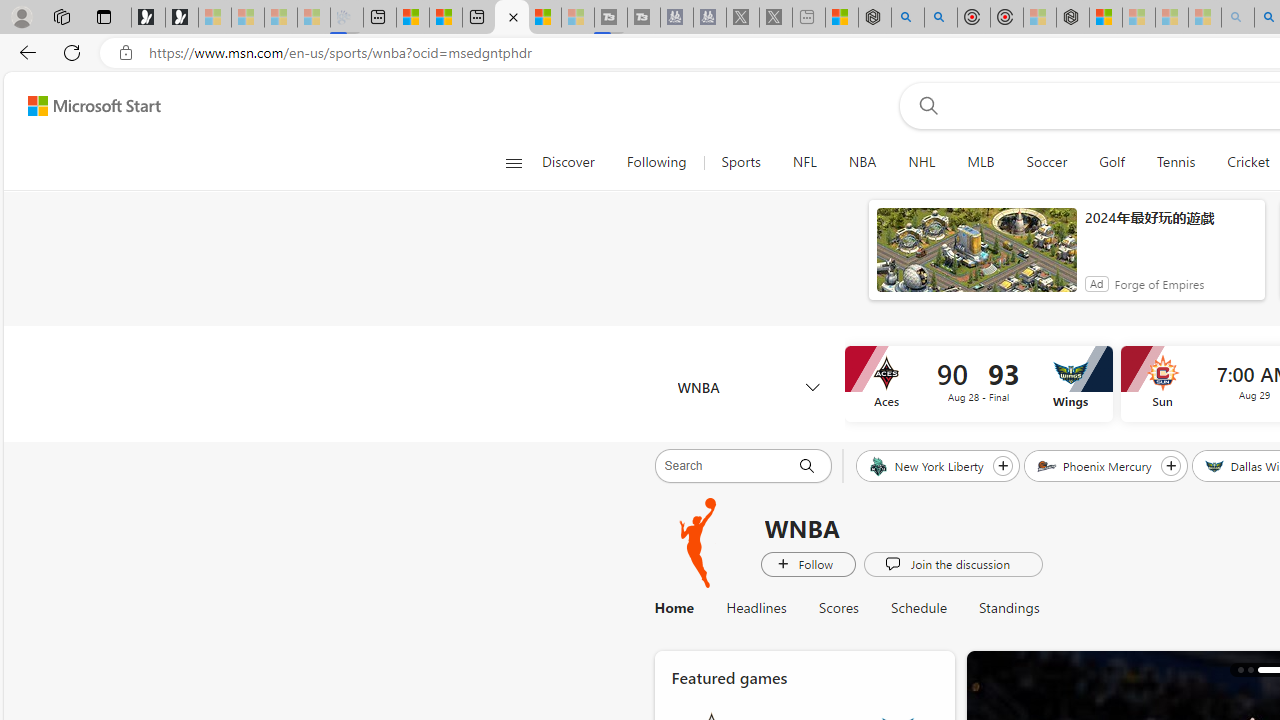 Image resolution: width=1280 pixels, height=720 pixels. I want to click on 'Soccer', so click(1046, 162).